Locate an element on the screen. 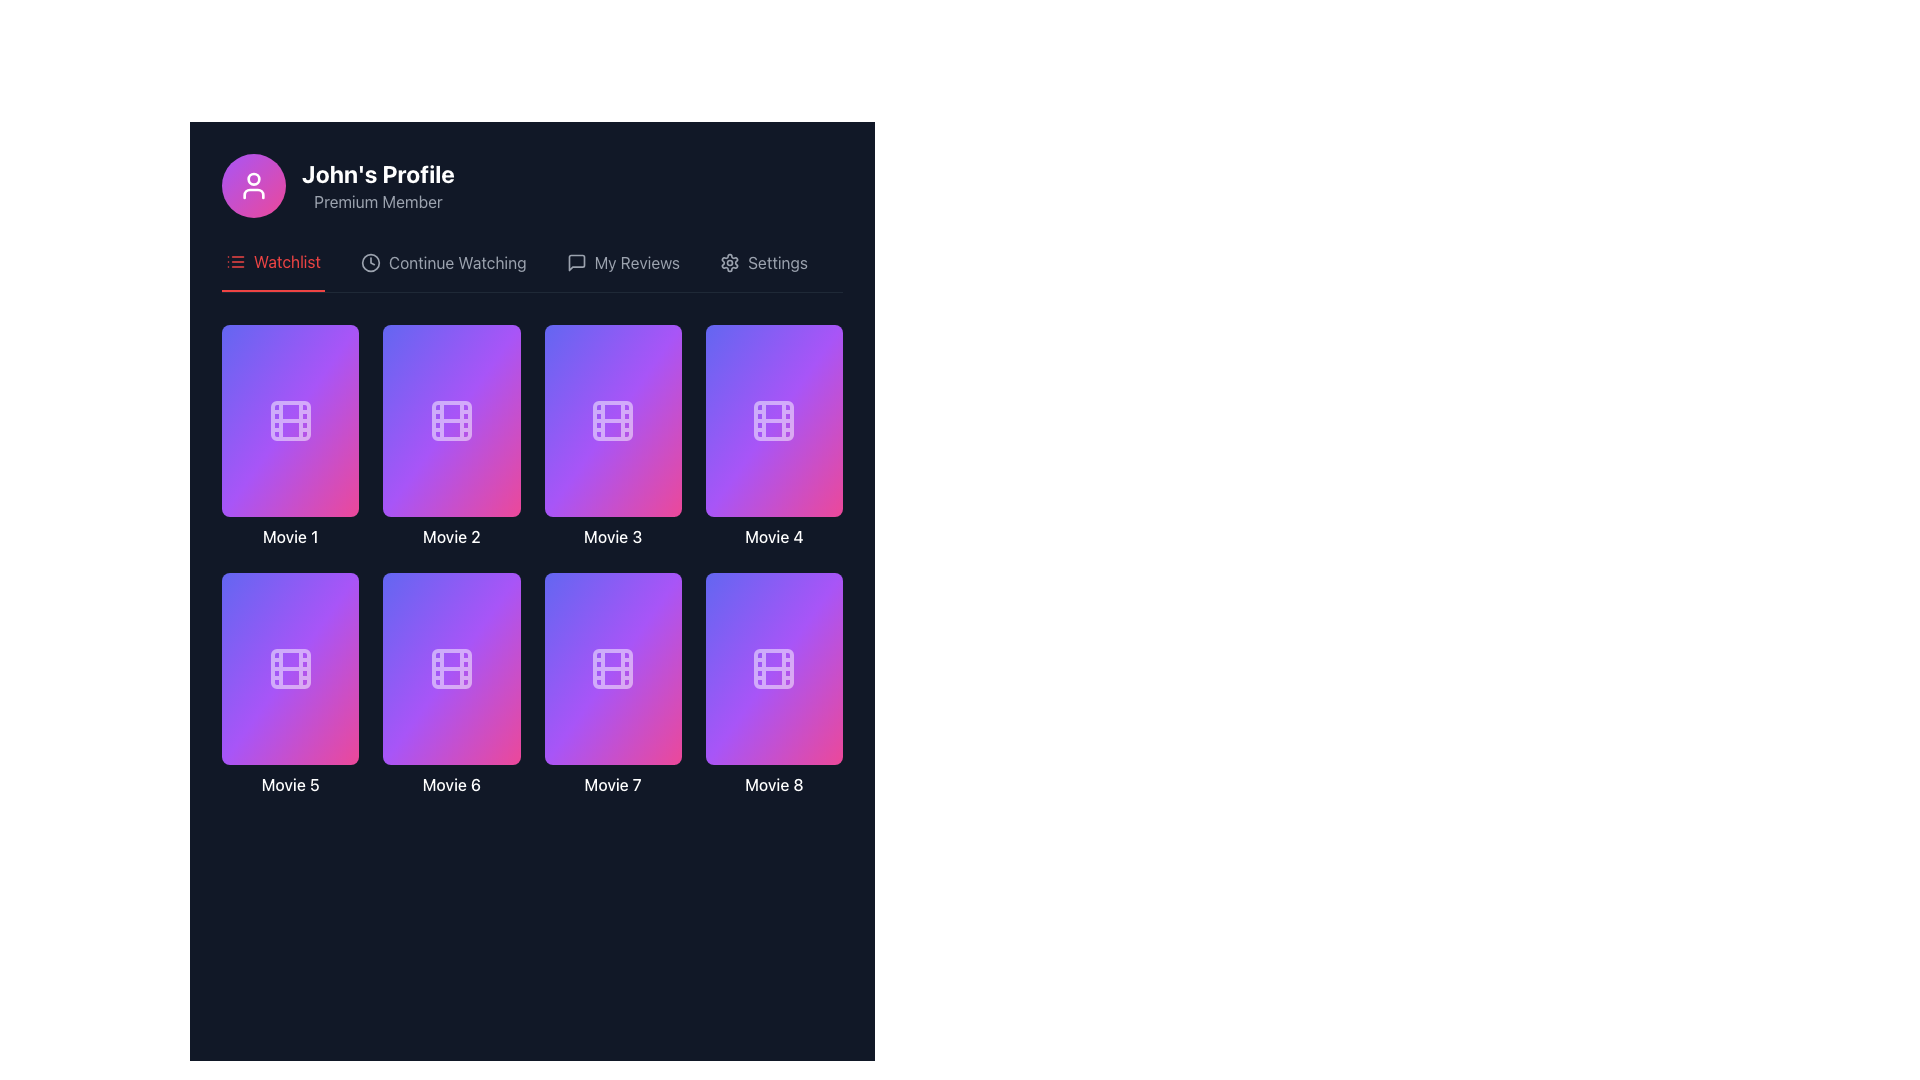 The height and width of the screenshot is (1080, 1920). the second text label in the vertical list of movie entries, which serves as the title for the associated movie card is located at coordinates (450, 535).